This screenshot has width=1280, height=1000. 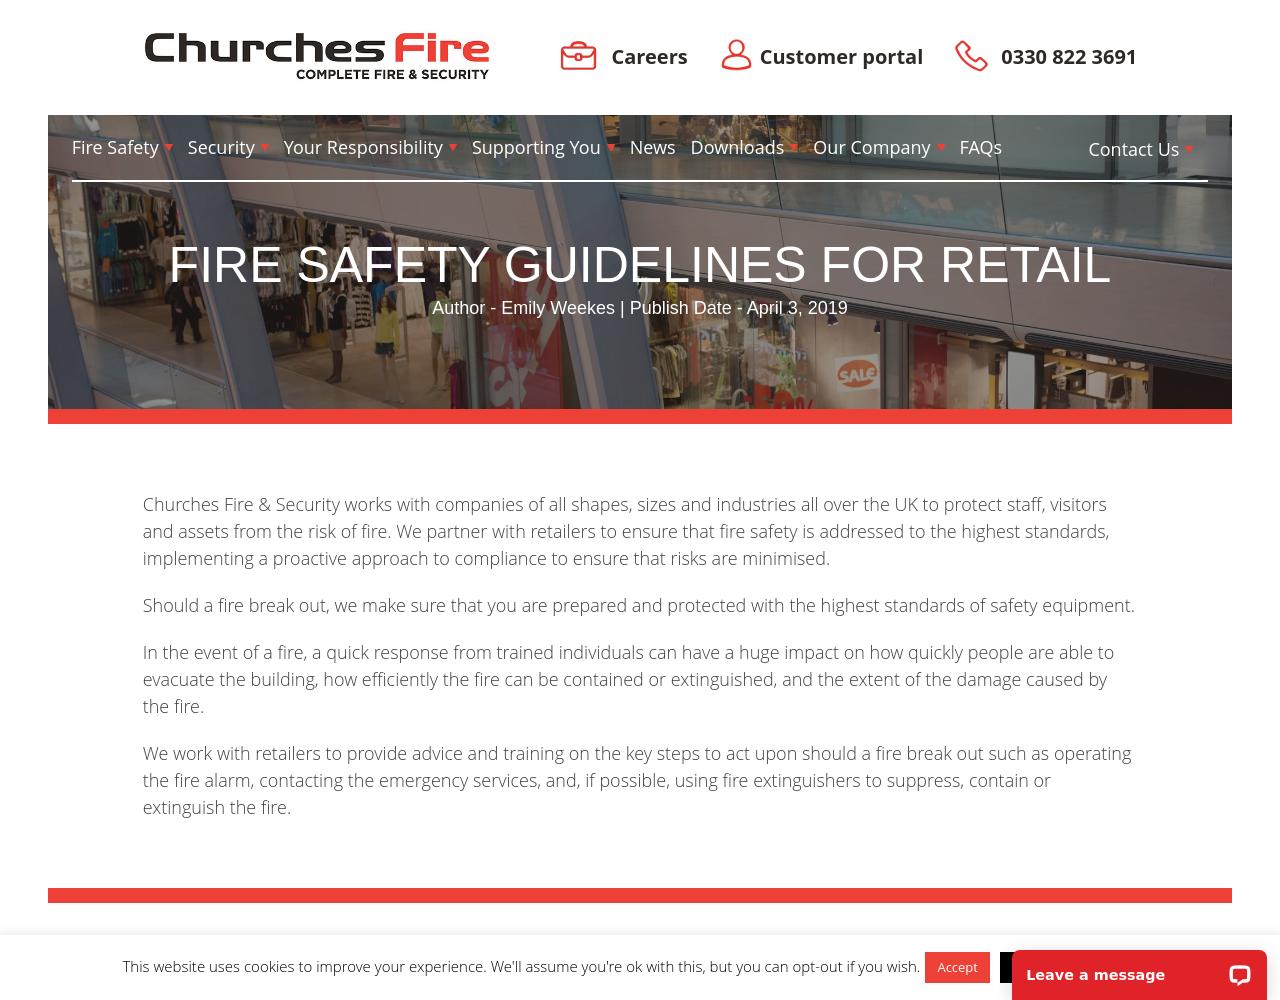 I want to click on 'This website uses cookies to improve your experience. We'll assume you're ok with this, but you can opt-out if you wish.', so click(x=520, y=965).